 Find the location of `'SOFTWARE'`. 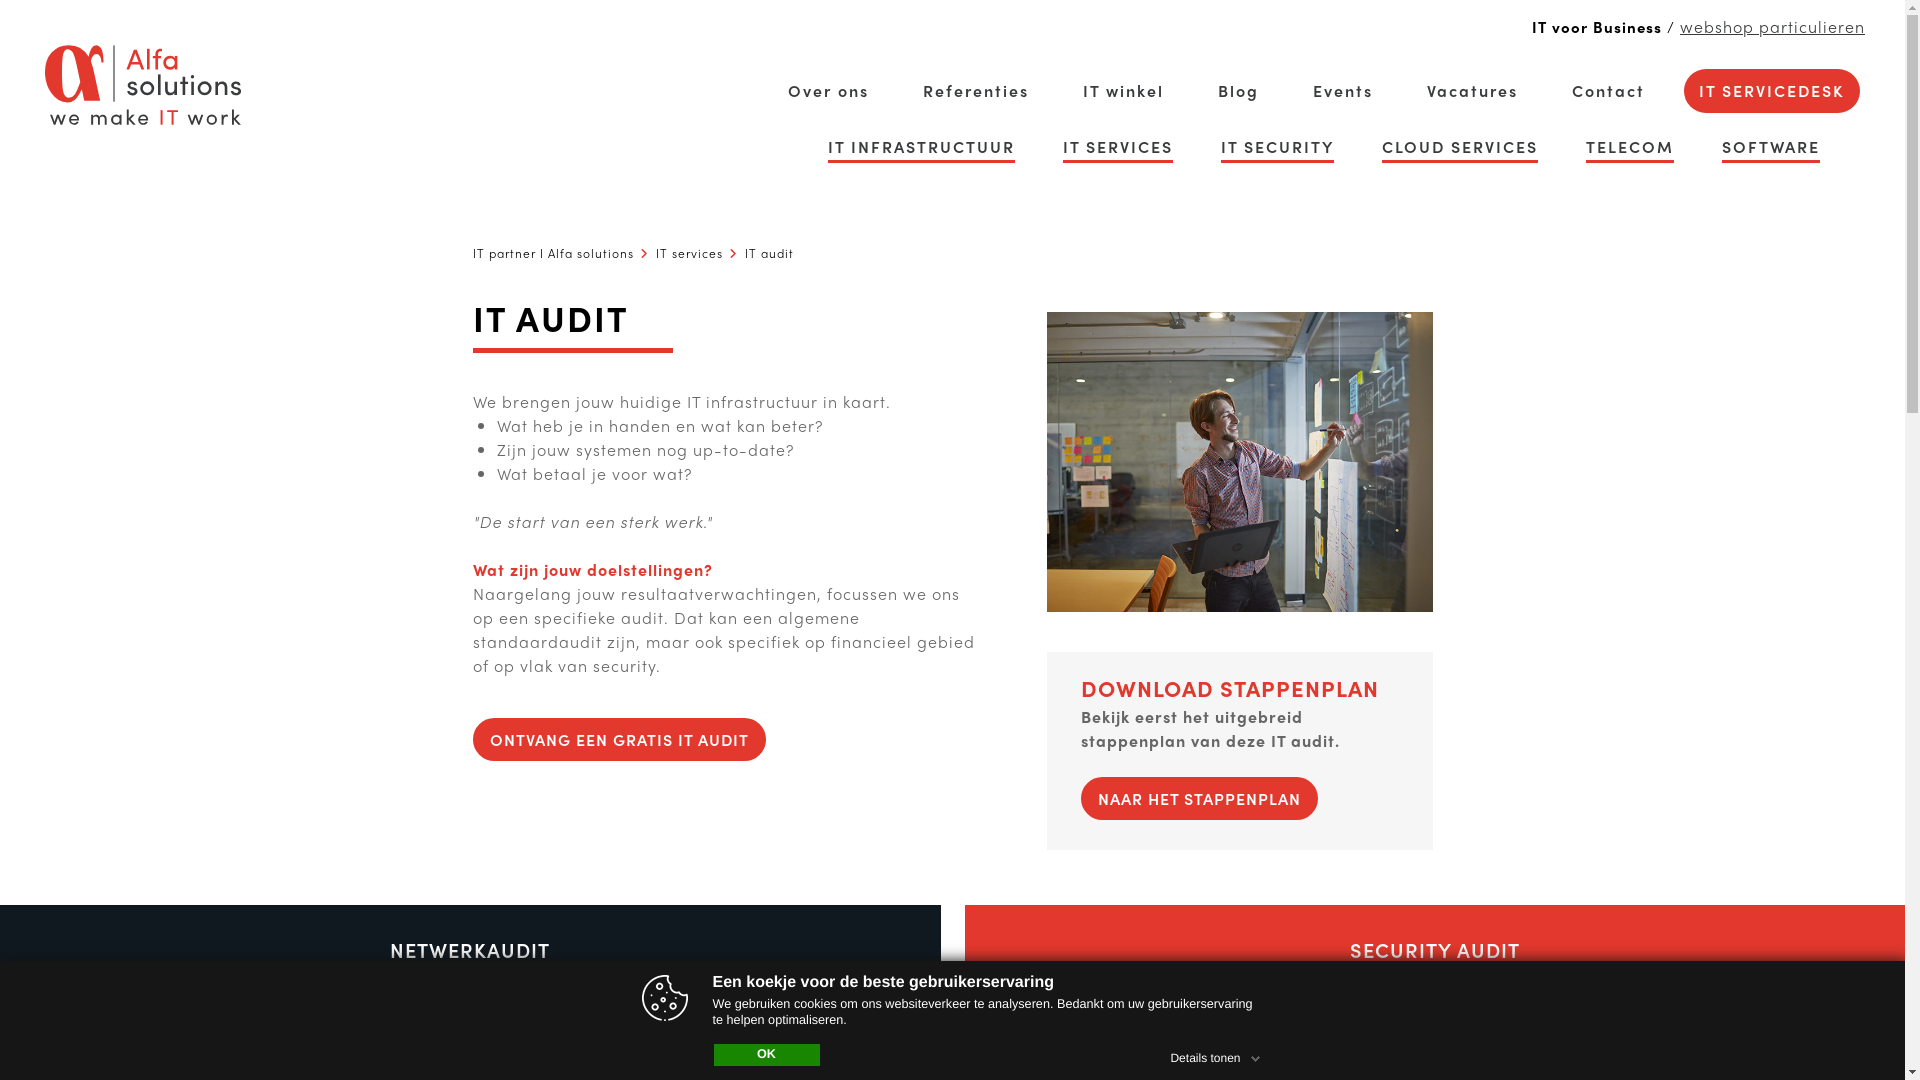

'SOFTWARE' is located at coordinates (1771, 145).